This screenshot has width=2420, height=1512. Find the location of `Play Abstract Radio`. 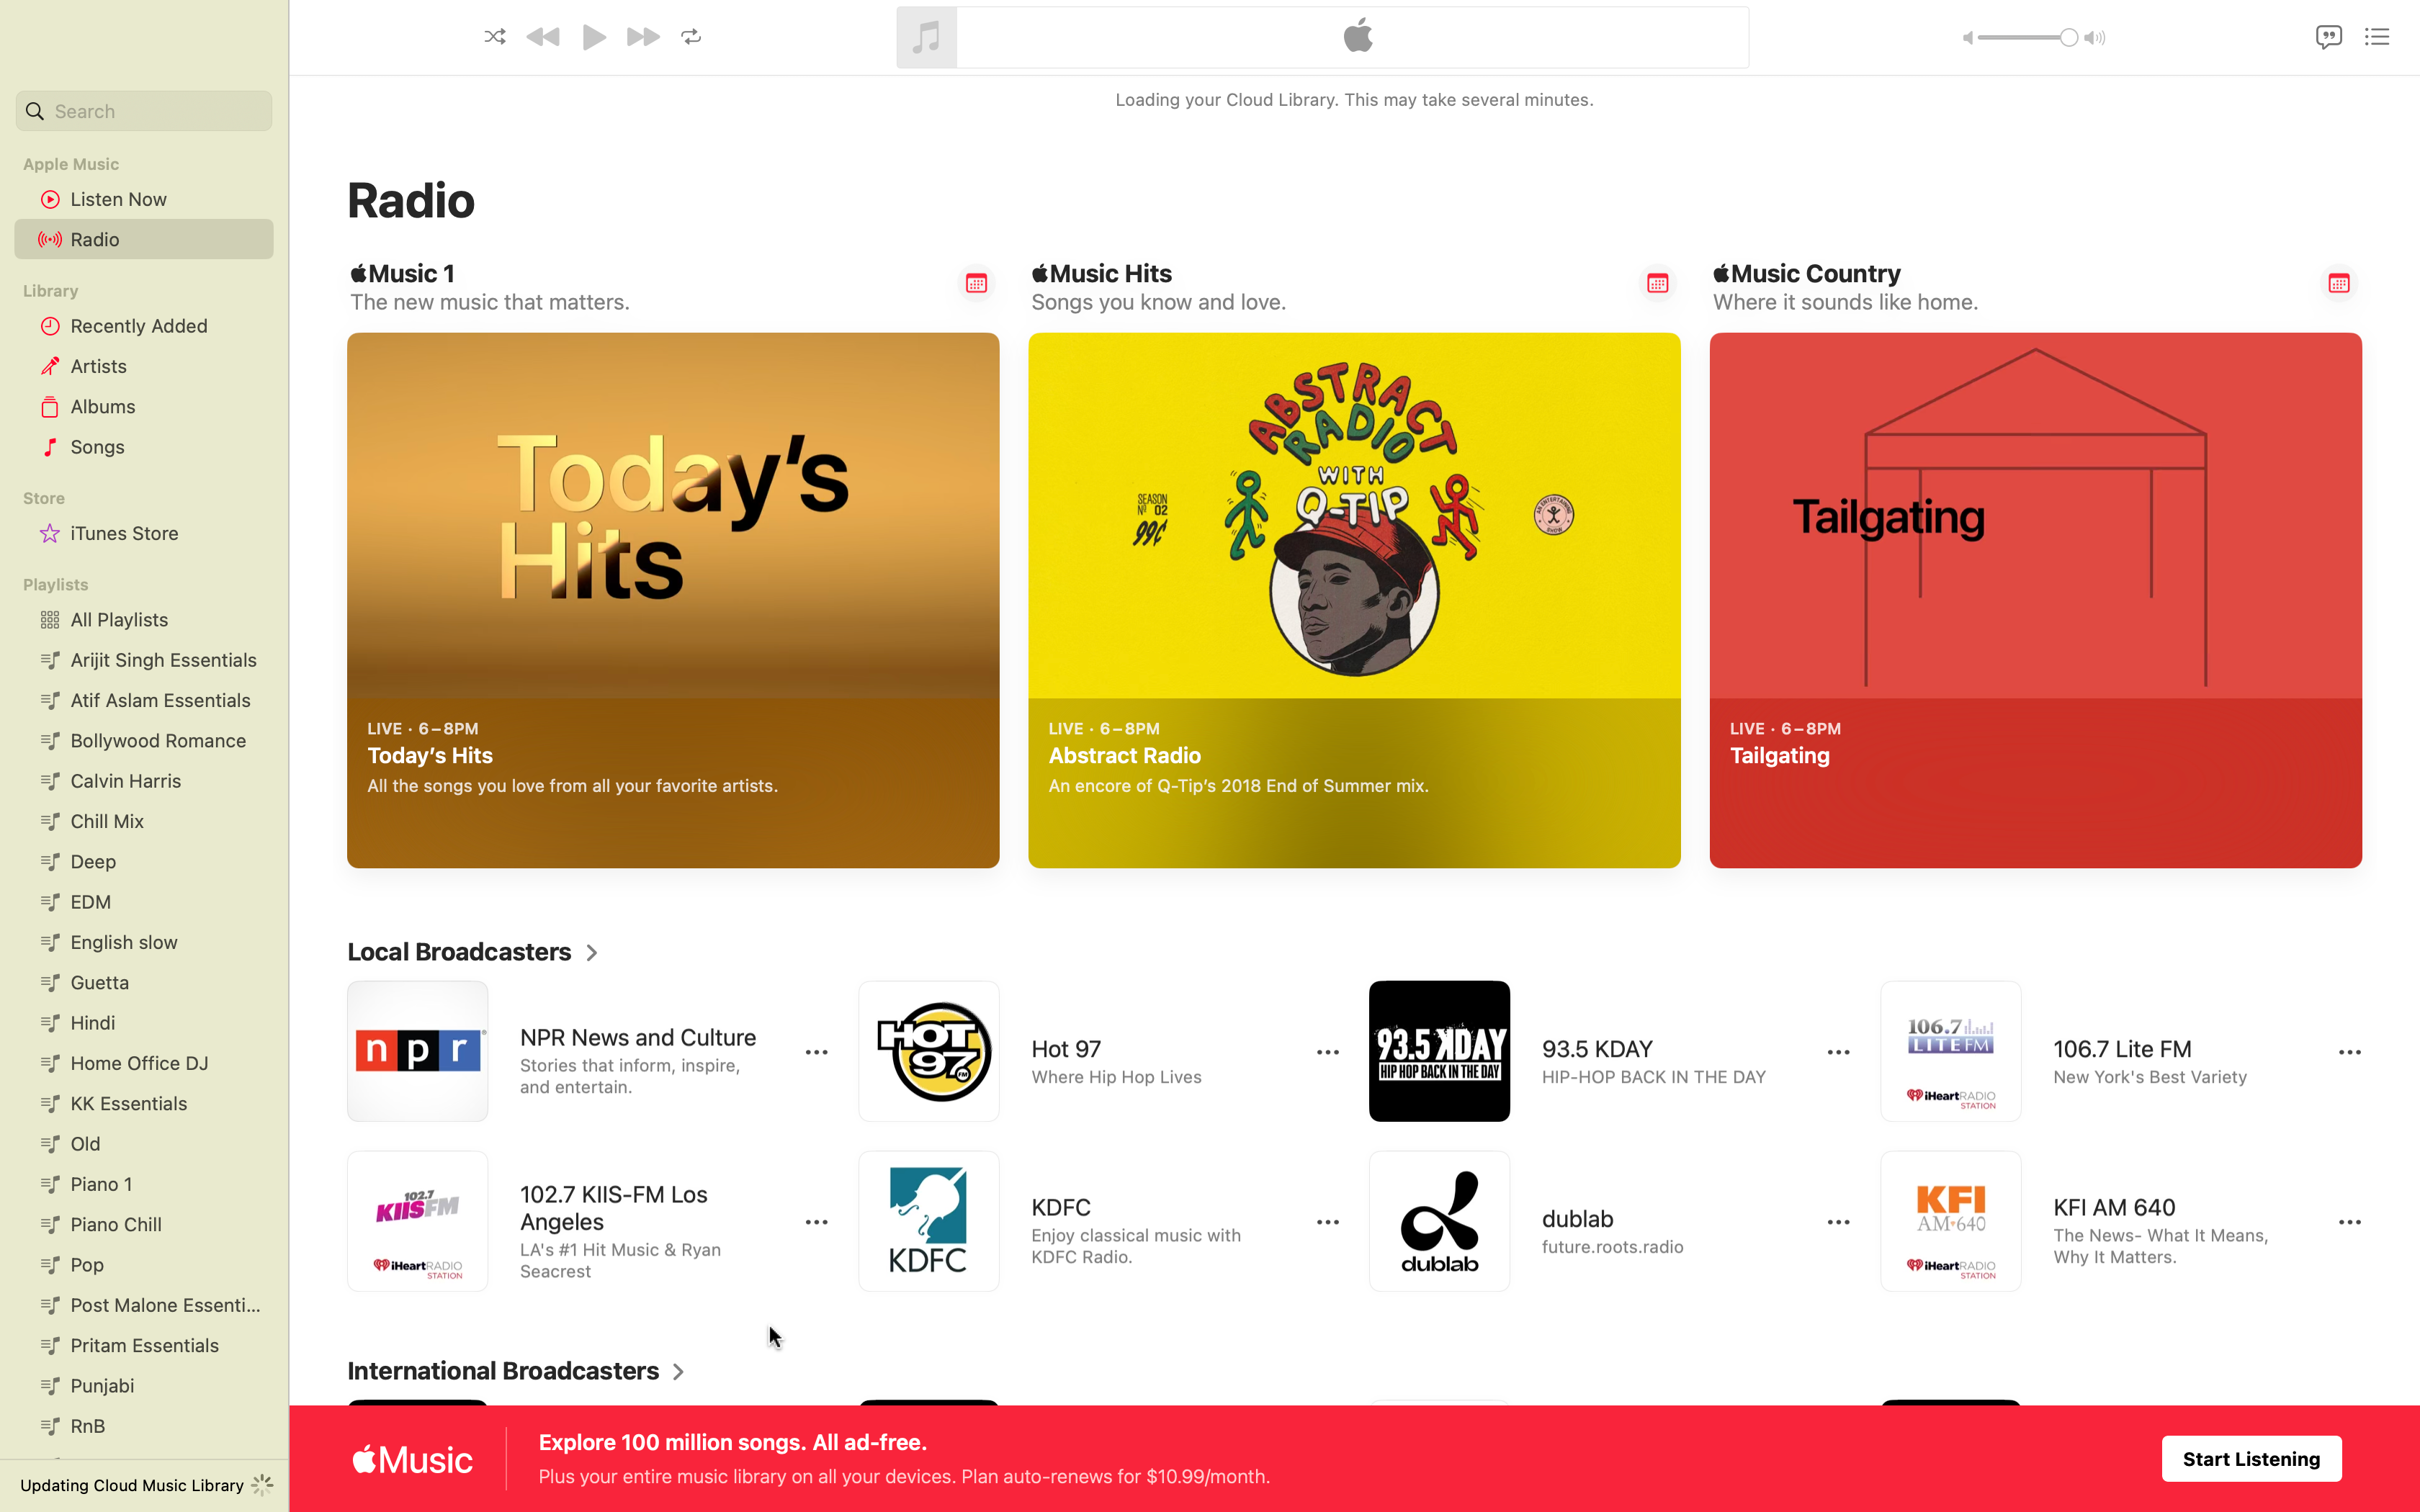

Play Abstract Radio is located at coordinates (1637, 826).